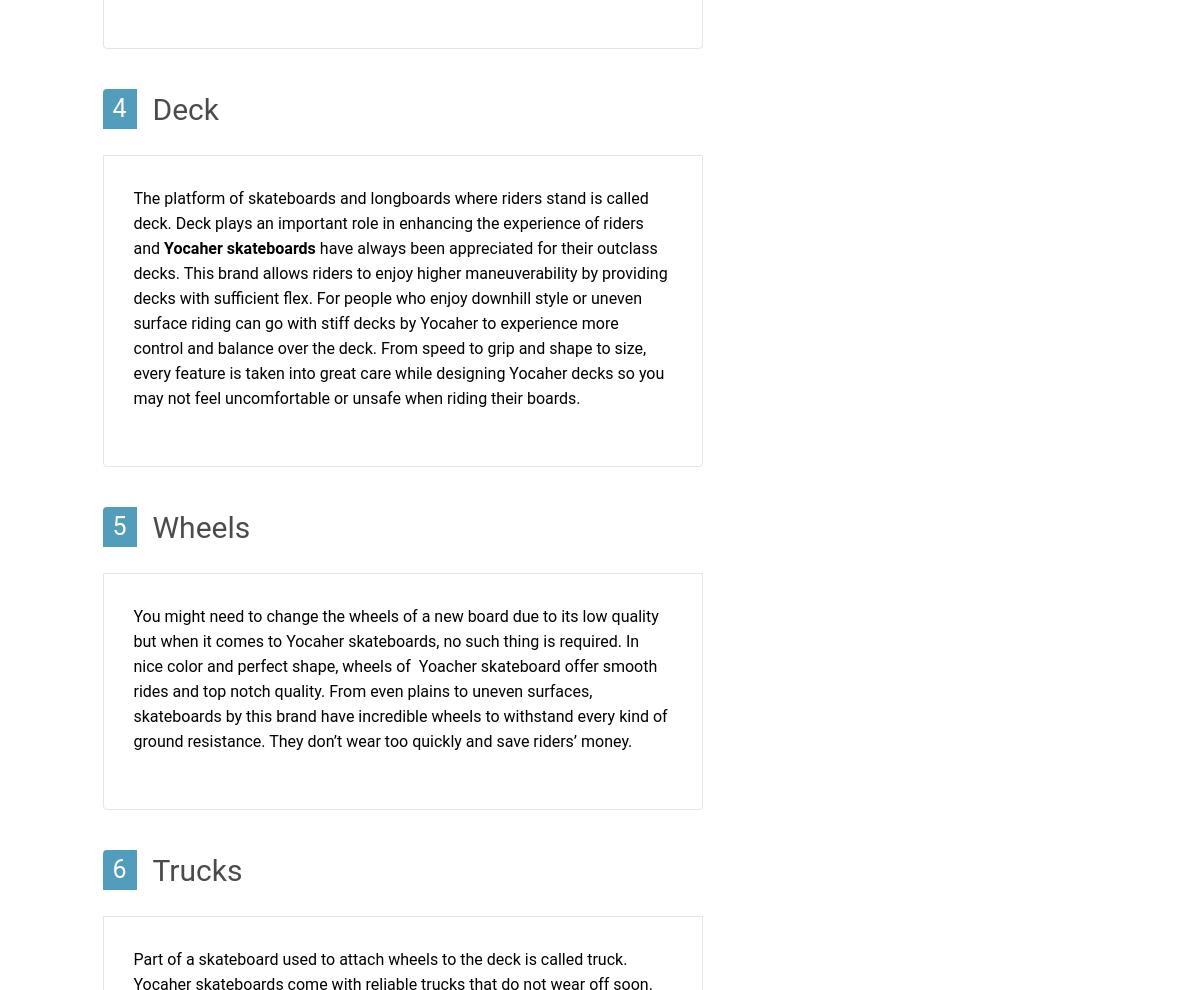  What do you see at coordinates (184, 108) in the screenshot?
I see `'Deck'` at bounding box center [184, 108].